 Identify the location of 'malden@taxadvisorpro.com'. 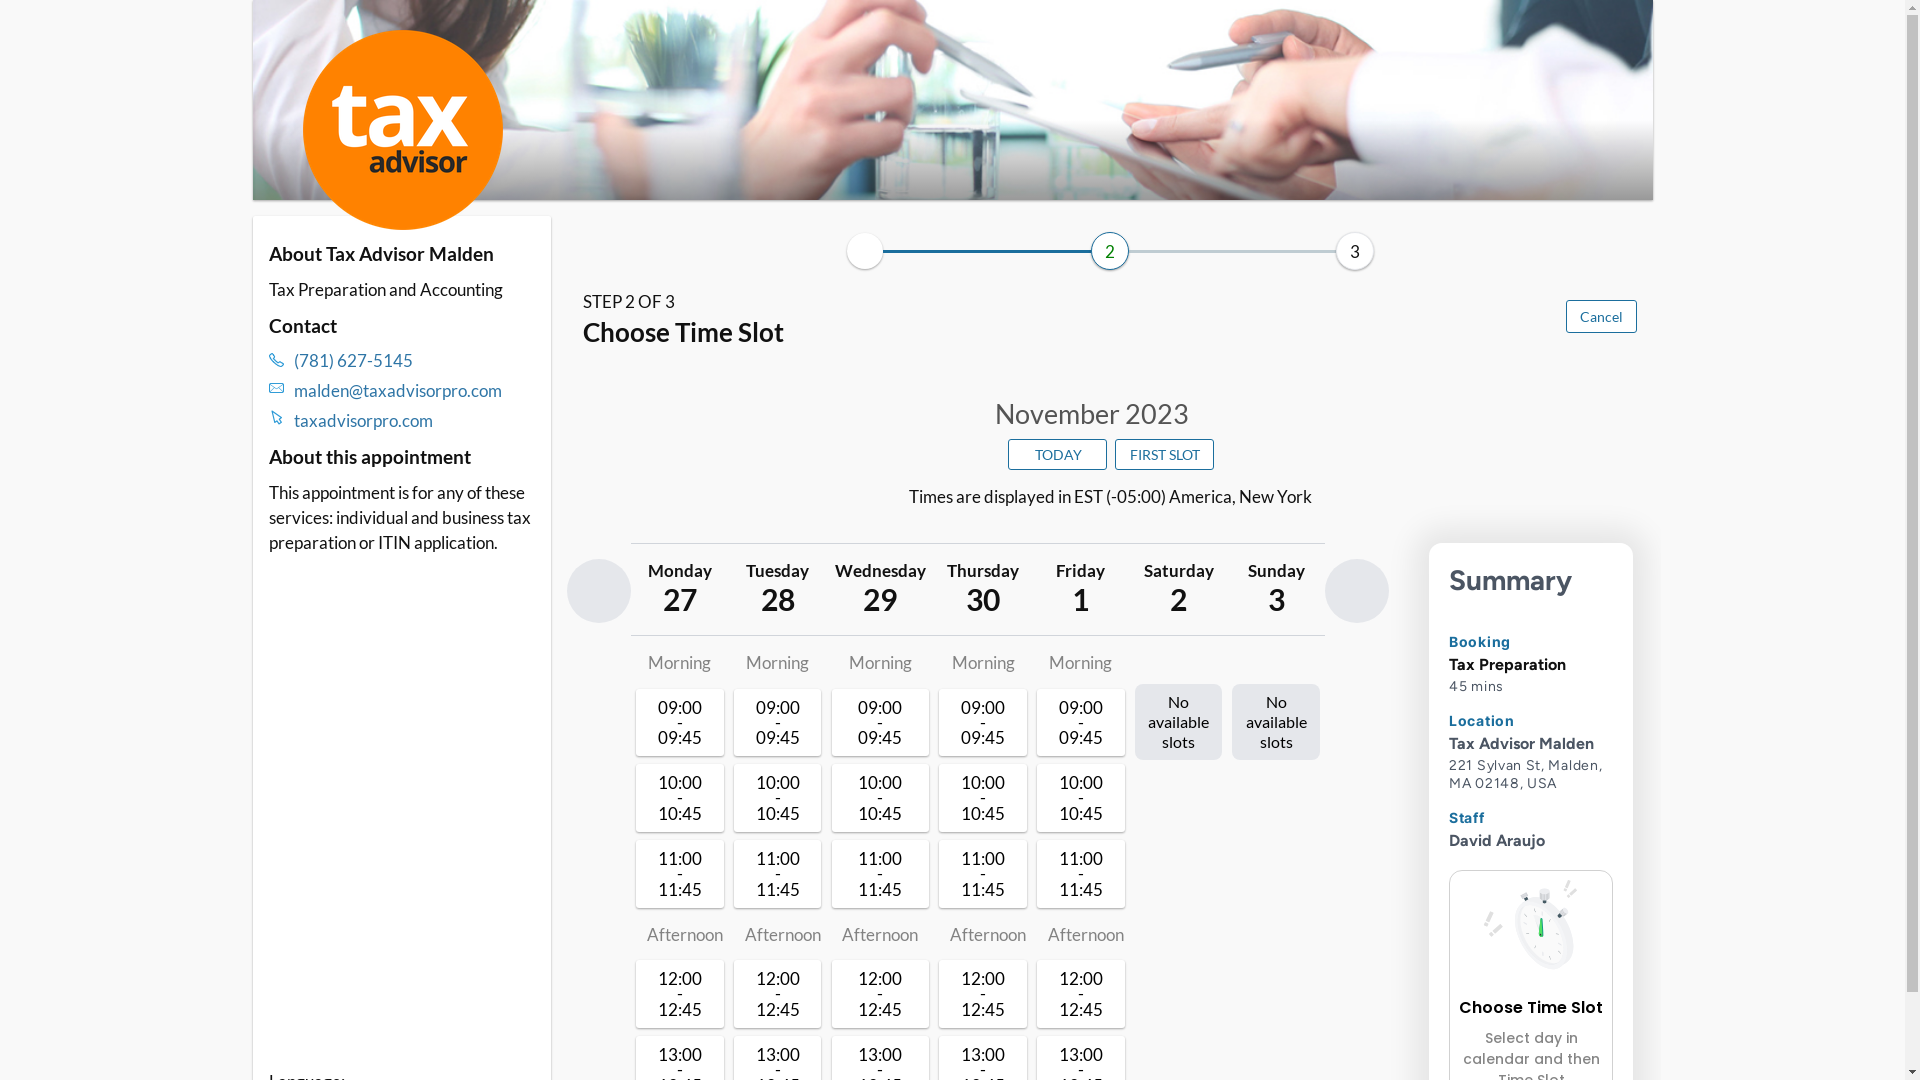
(292, 390).